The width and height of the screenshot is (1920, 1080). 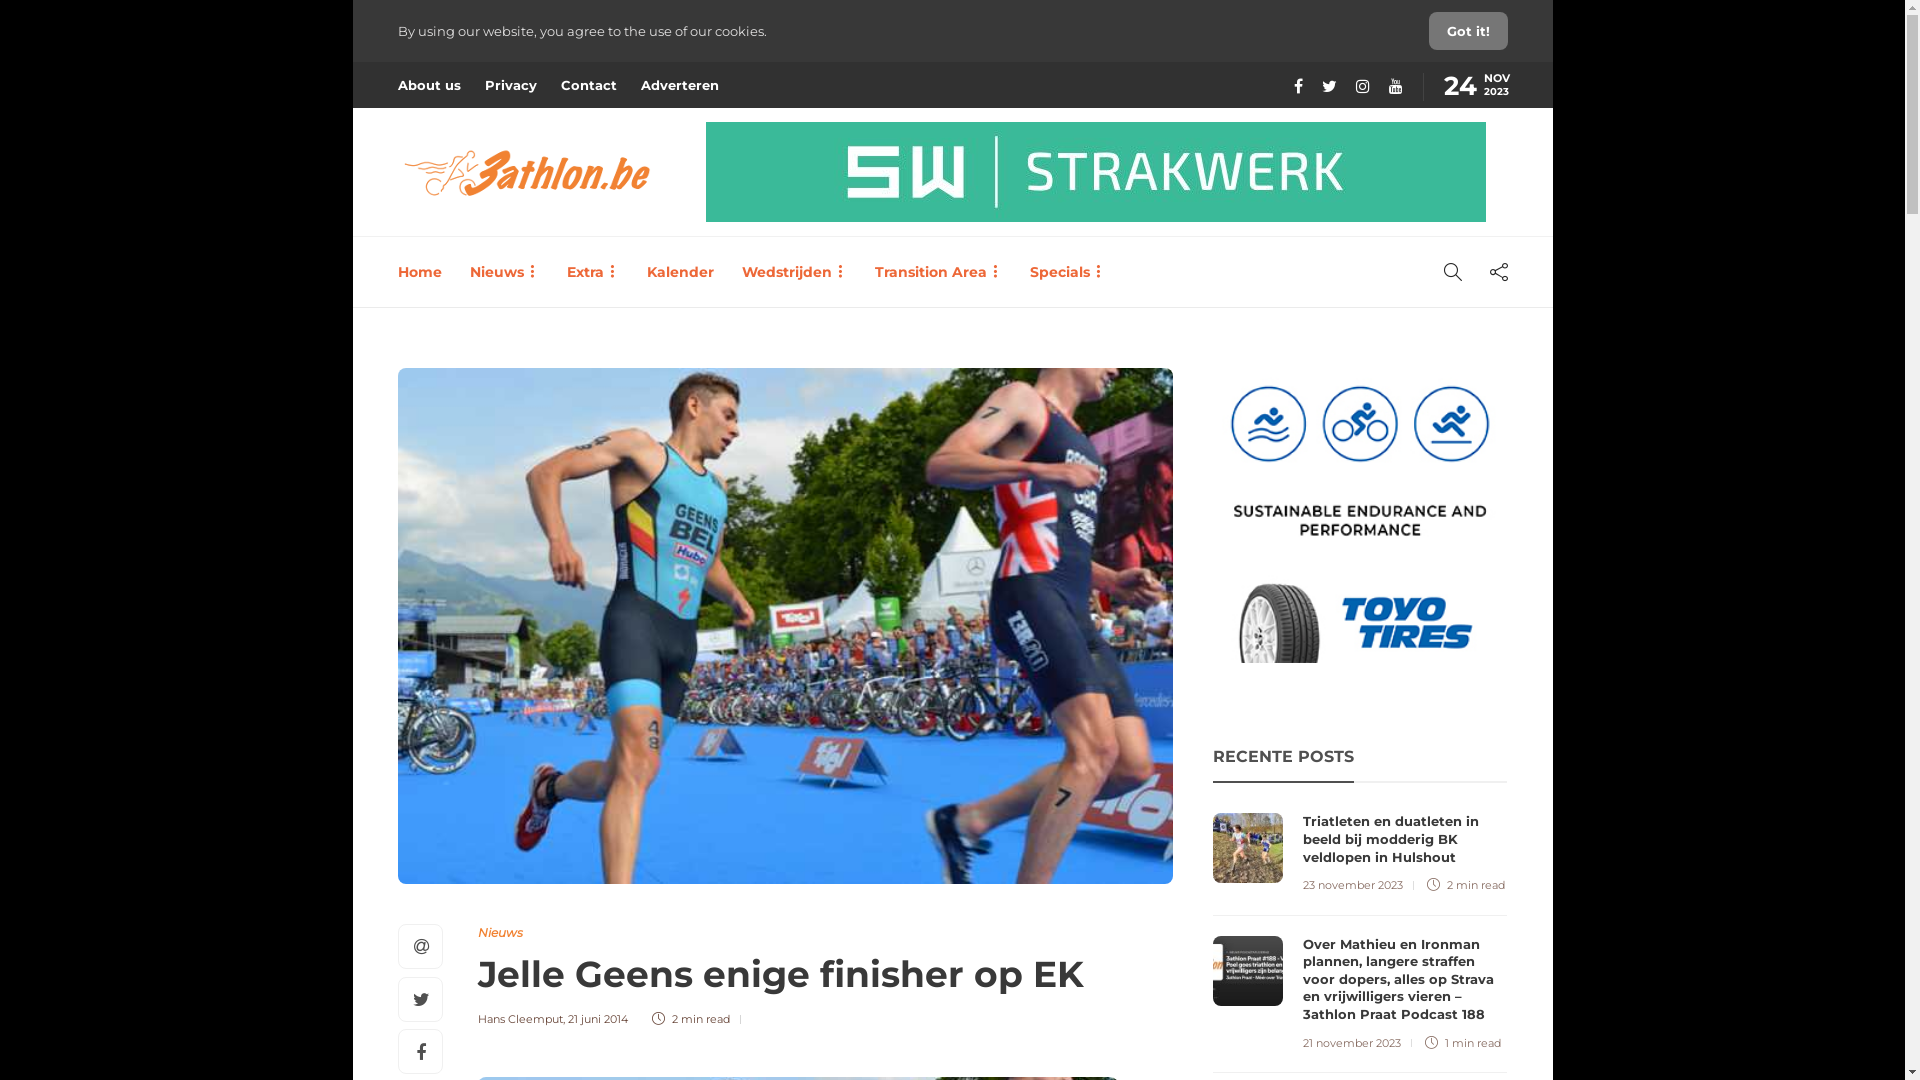 I want to click on 'Specials', so click(x=1066, y=272).